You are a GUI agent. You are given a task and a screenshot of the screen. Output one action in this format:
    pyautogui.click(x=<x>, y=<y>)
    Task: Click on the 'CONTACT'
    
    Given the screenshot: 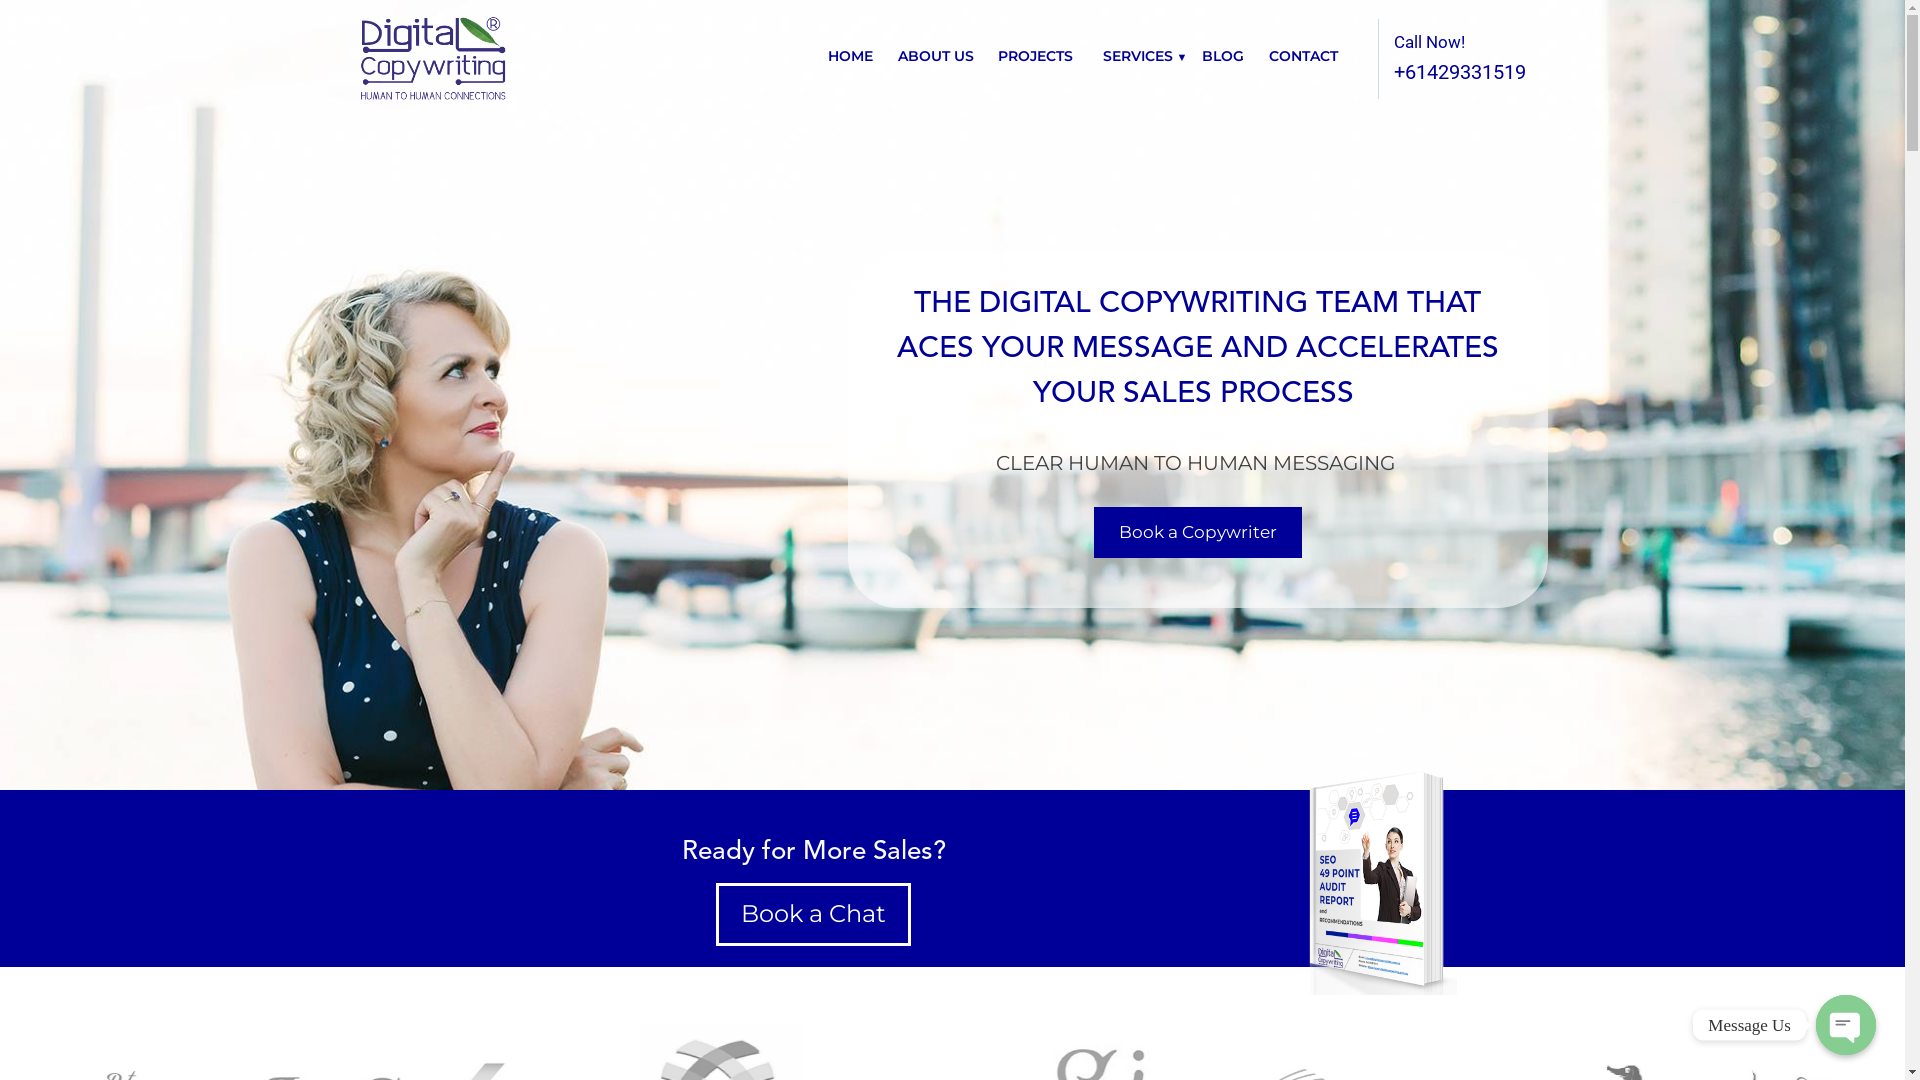 What is the action you would take?
    pyautogui.click(x=1302, y=55)
    